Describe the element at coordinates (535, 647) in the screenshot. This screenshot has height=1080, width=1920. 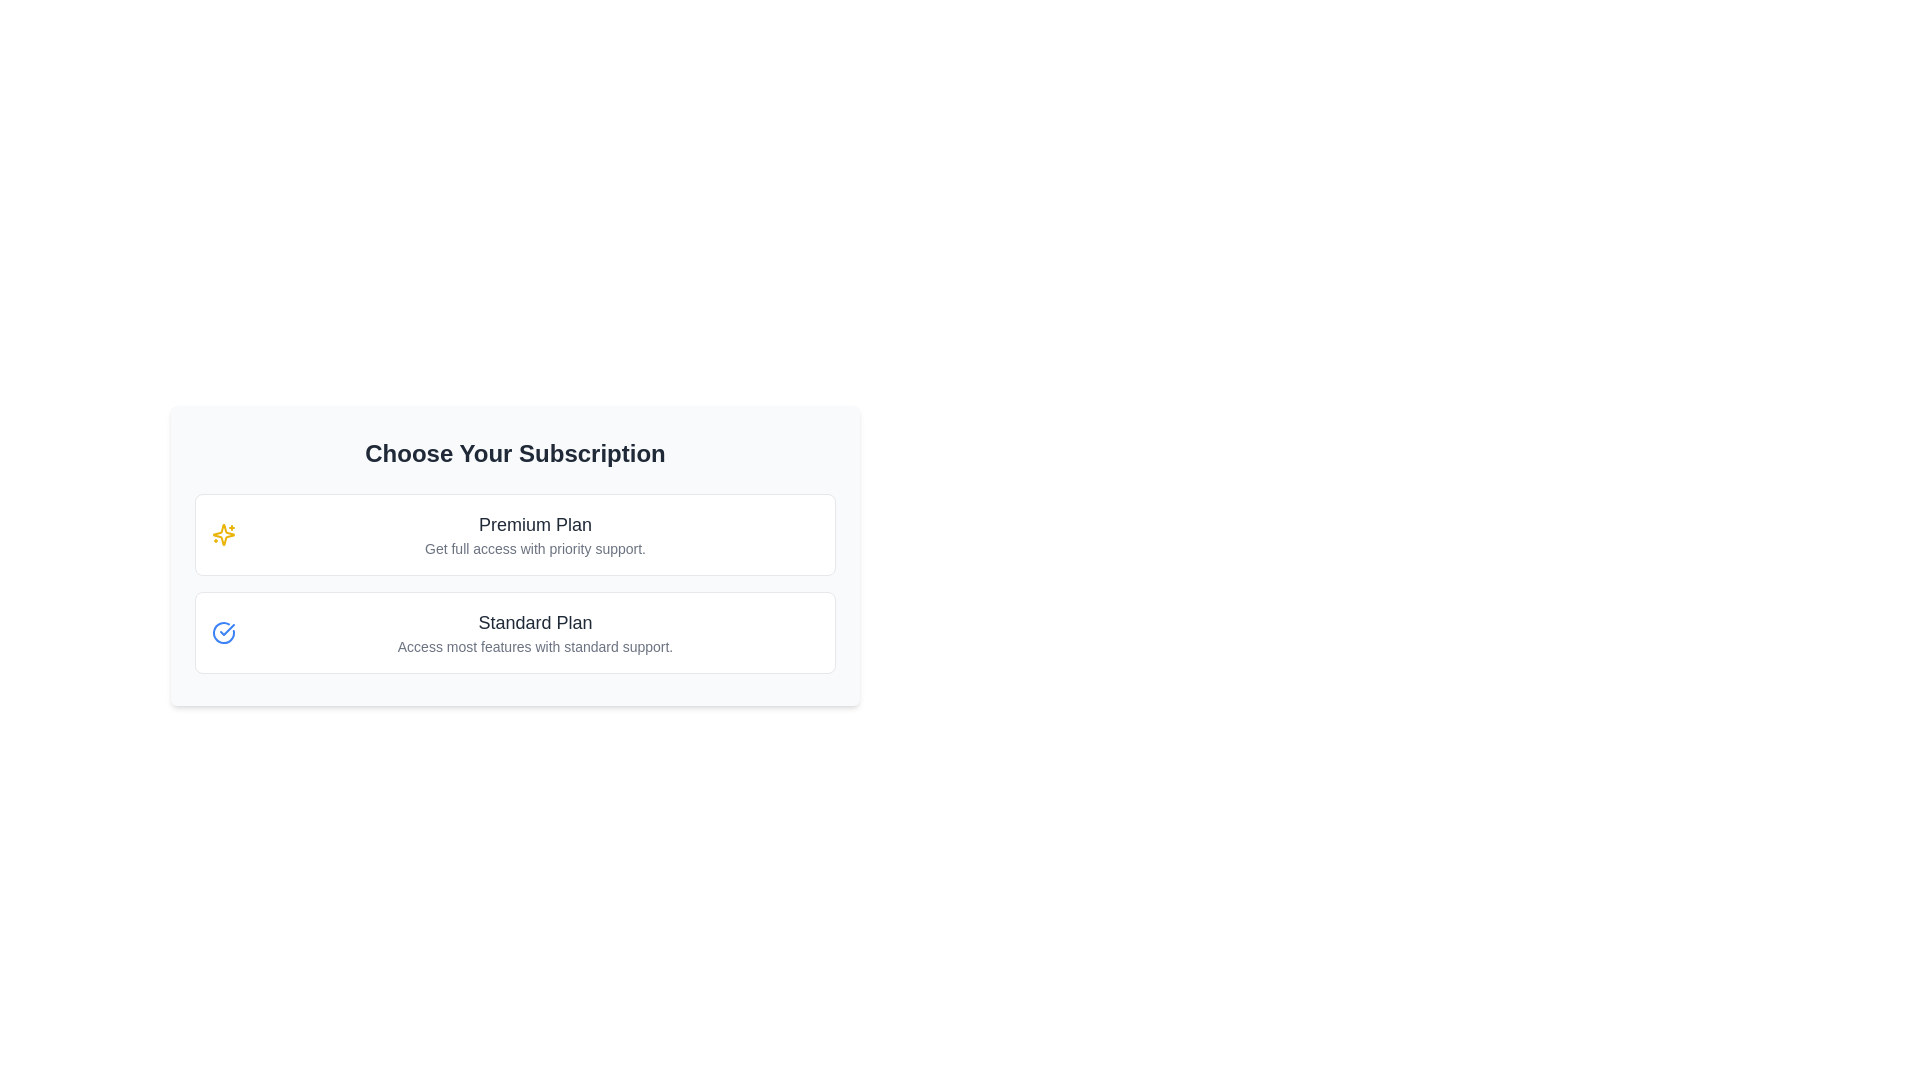
I see `the descriptive subtitle text label for the 'Standard Plan' option, which is located beneath the 'Standard Plan' title and adjacent to the 'Premium Plan' section` at that location.